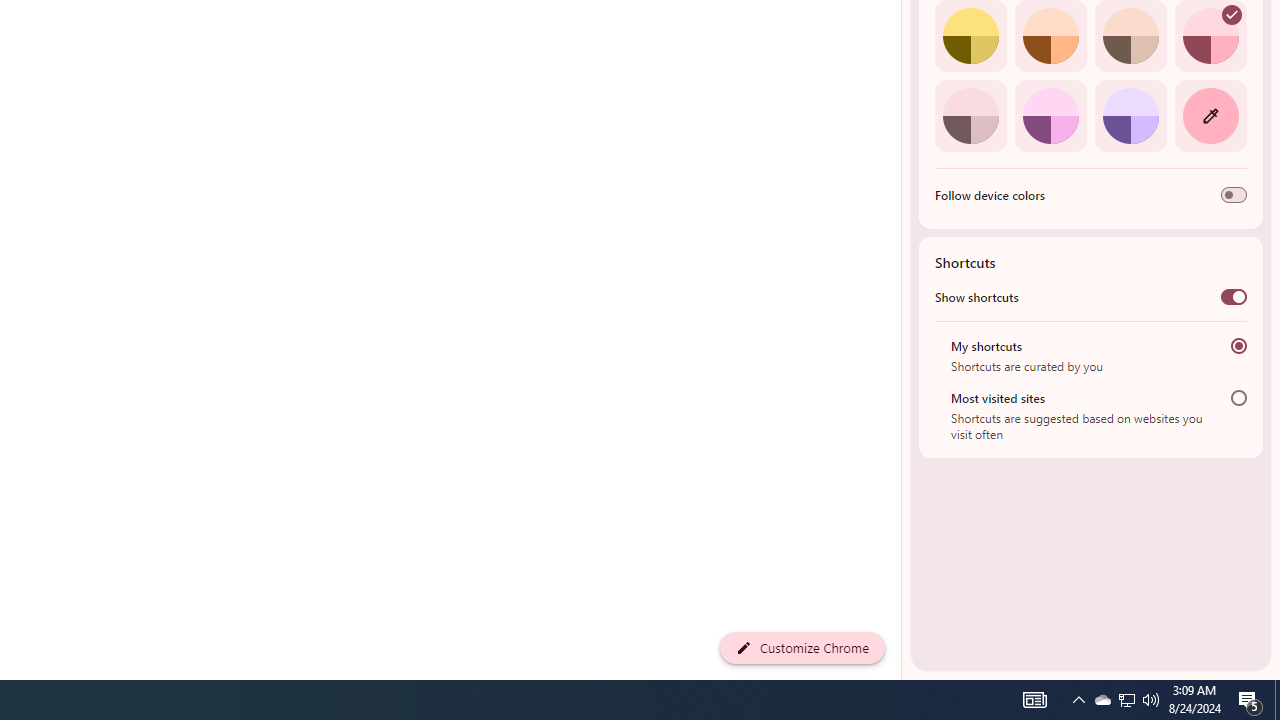 The height and width of the screenshot is (720, 1280). I want to click on 'Customize Chrome', so click(801, 648).